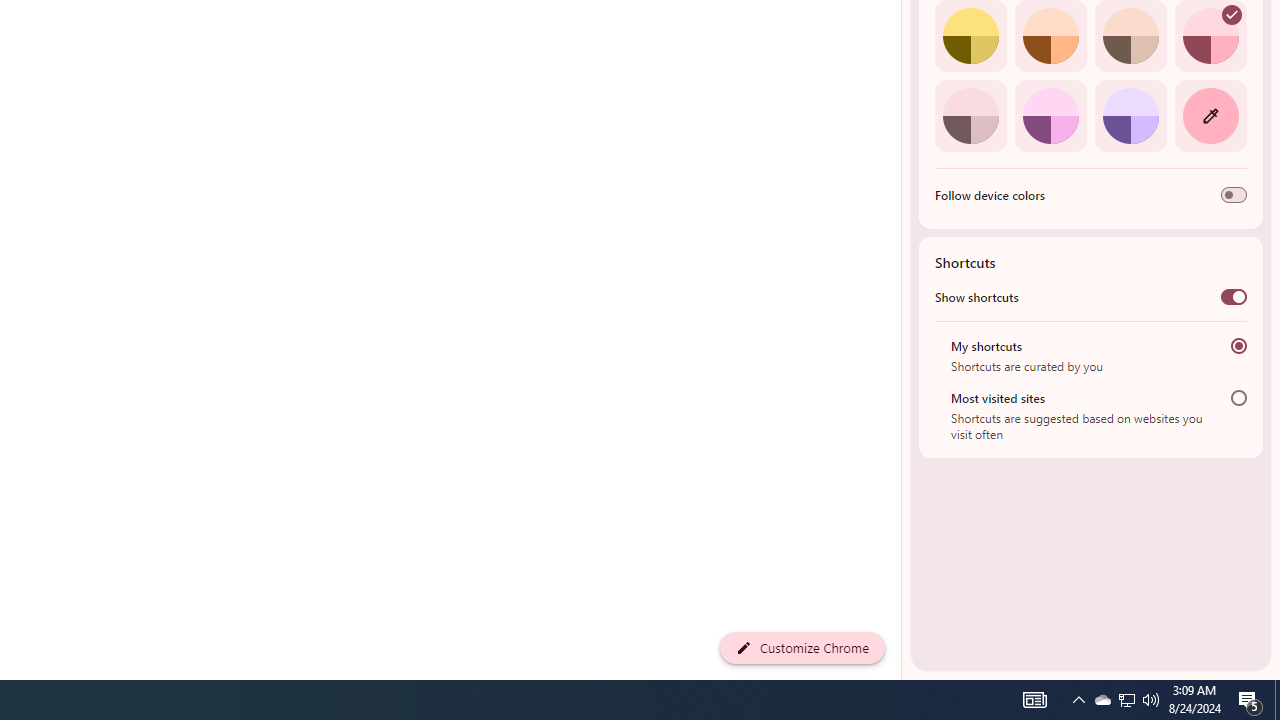 The height and width of the screenshot is (720, 1280). I want to click on 'Customize Chrome', so click(801, 648).